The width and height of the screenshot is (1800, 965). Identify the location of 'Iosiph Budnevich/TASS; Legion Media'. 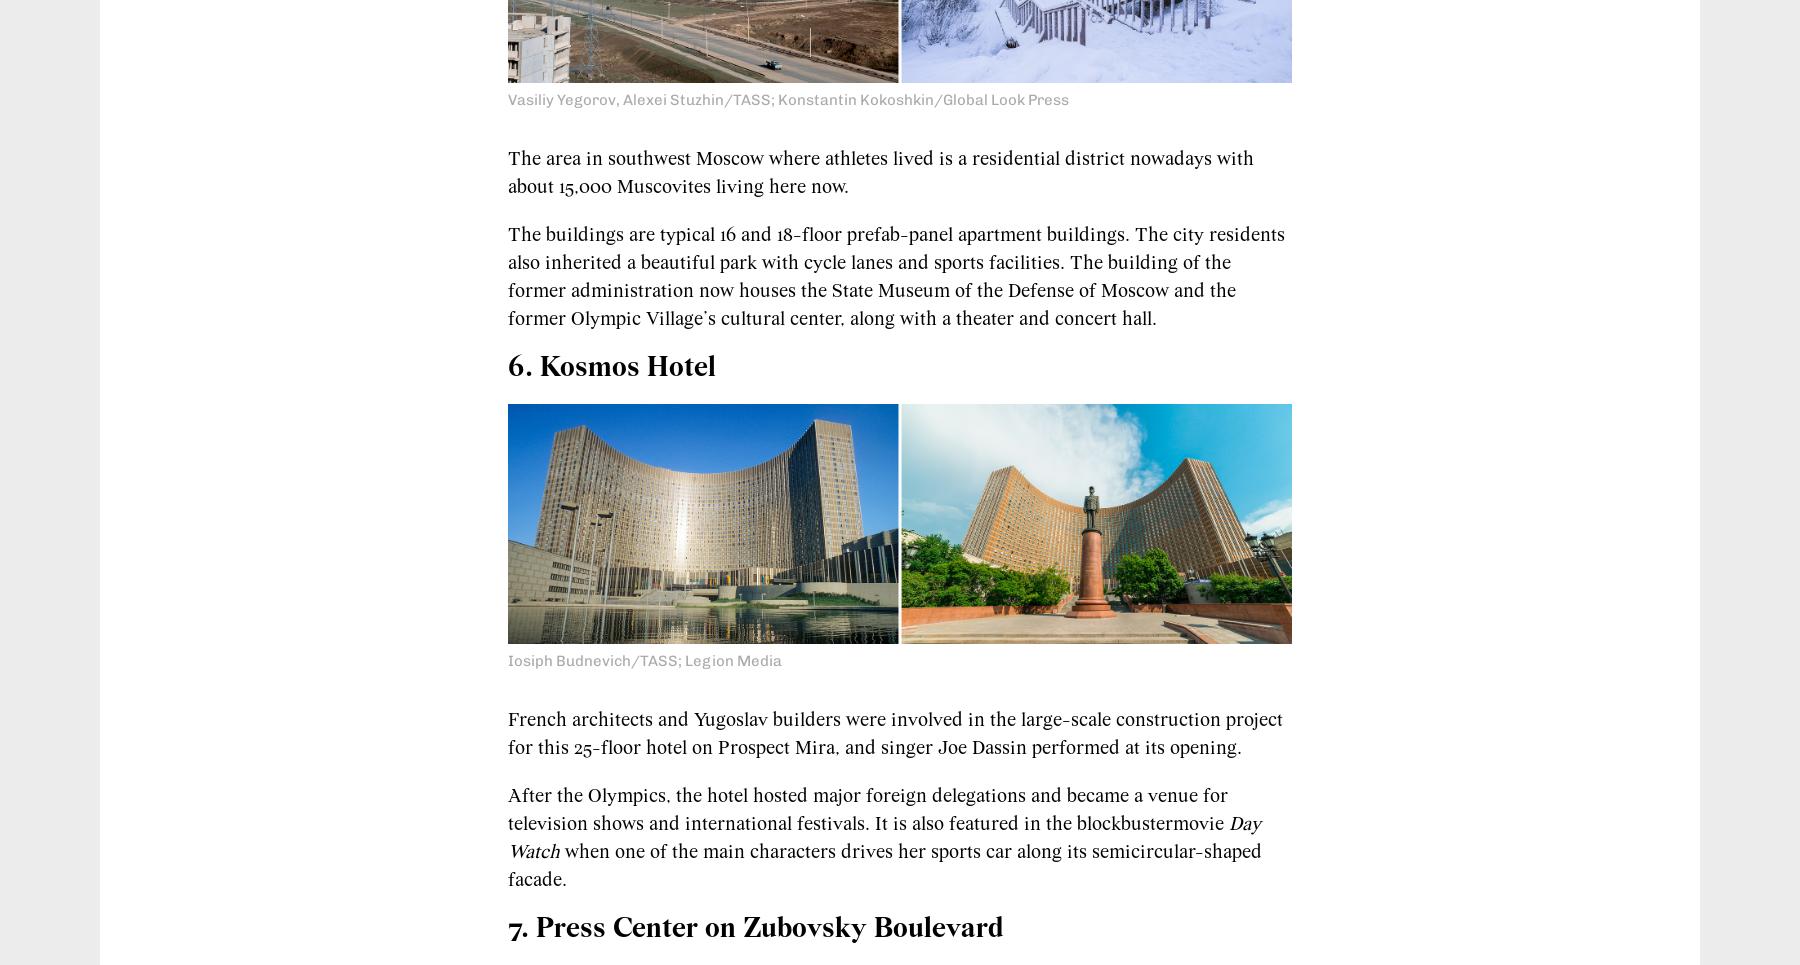
(644, 661).